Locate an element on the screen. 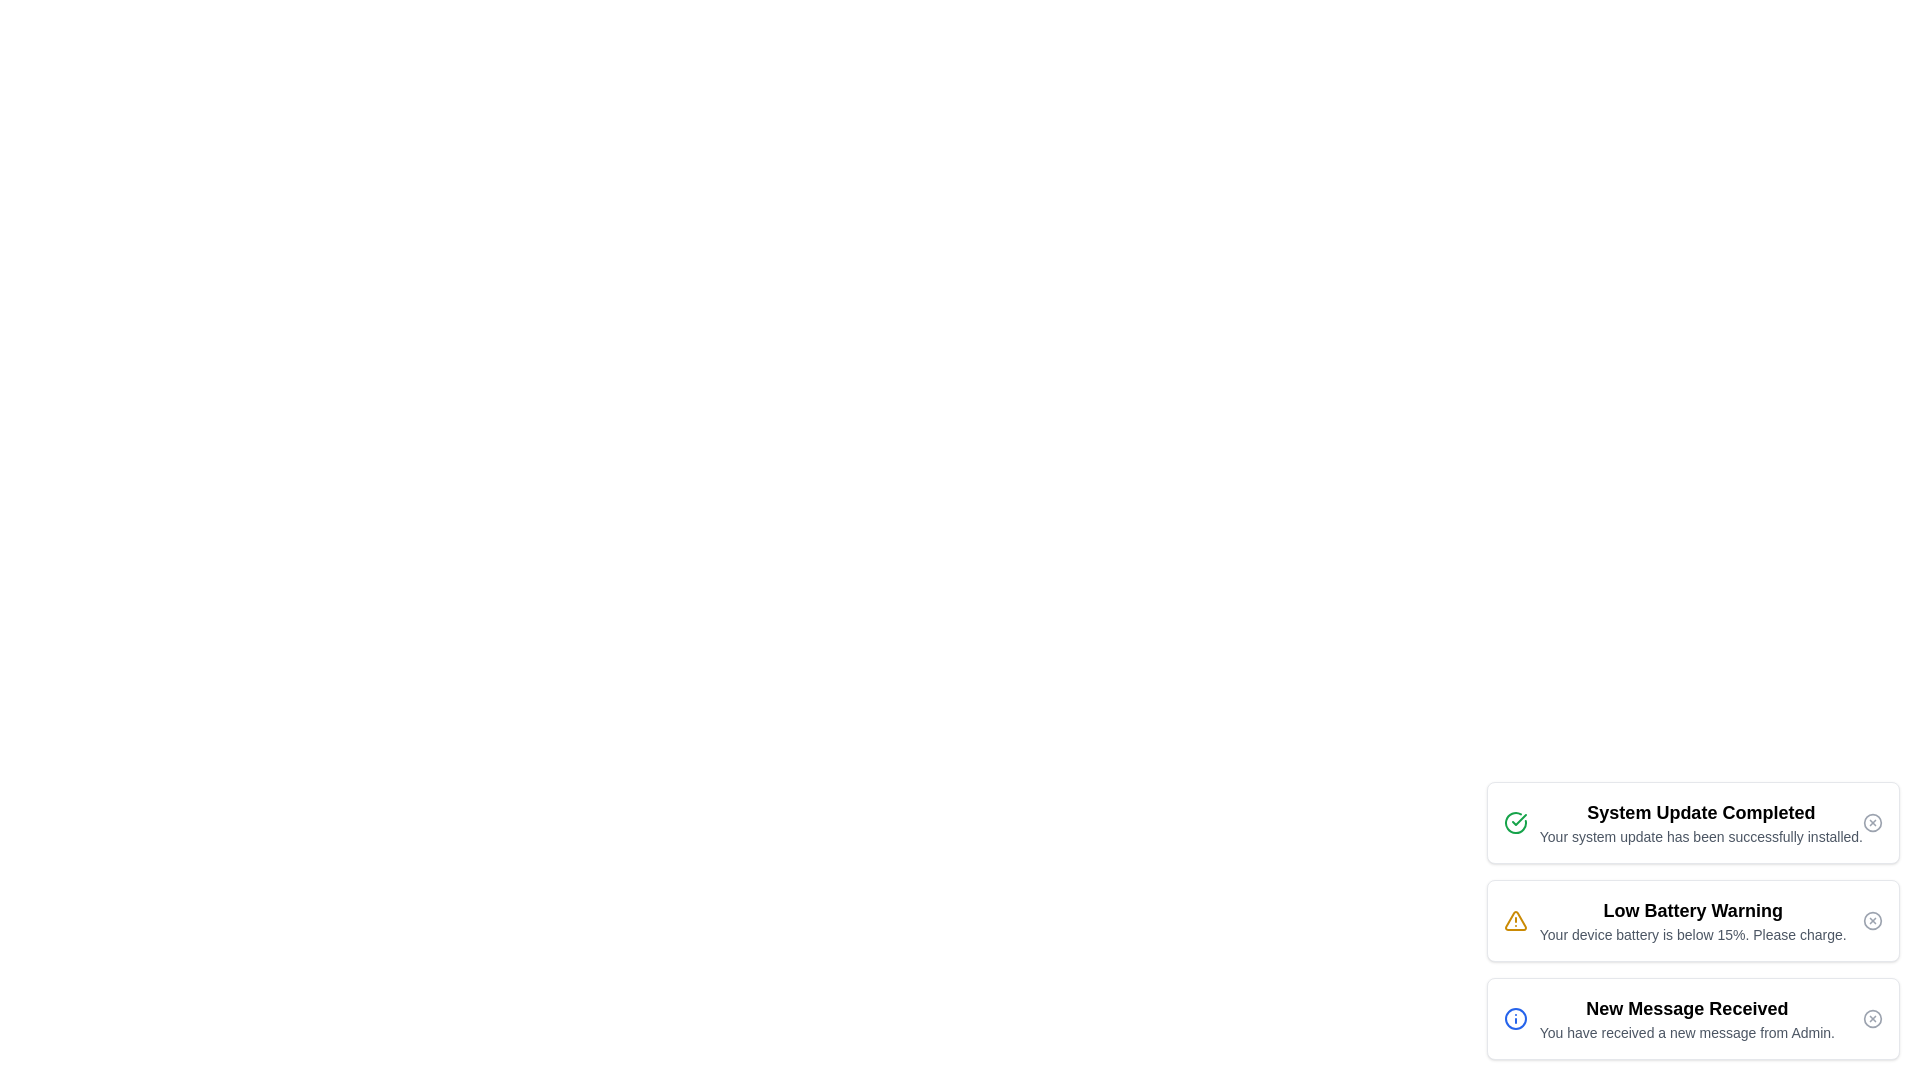 This screenshot has height=1080, width=1920. the text element displaying 'System Update Completed', which is bold and emphasized, located at the top of the notifications list on the right side of the interface is located at coordinates (1700, 813).